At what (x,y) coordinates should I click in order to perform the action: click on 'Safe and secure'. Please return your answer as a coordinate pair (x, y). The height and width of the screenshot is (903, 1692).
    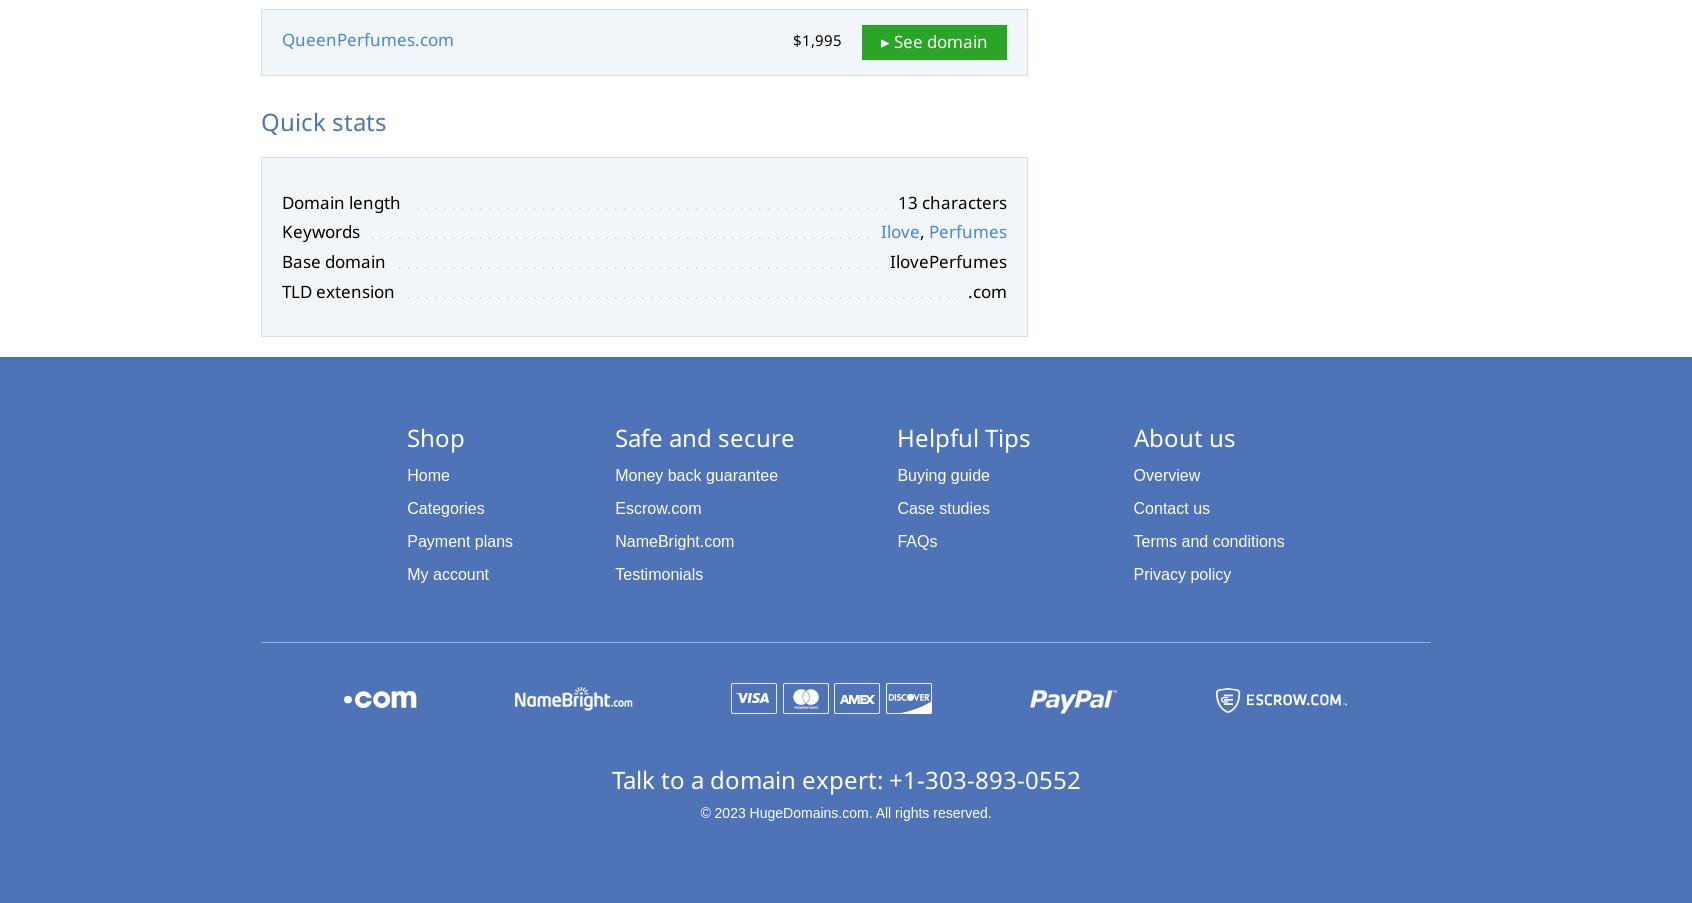
    Looking at the image, I should click on (705, 436).